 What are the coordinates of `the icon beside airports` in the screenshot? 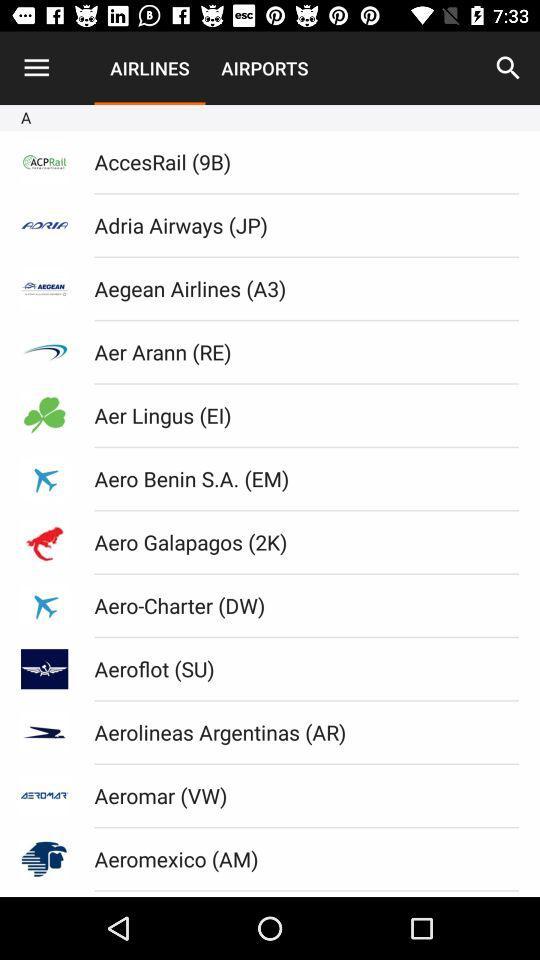 It's located at (508, 68).